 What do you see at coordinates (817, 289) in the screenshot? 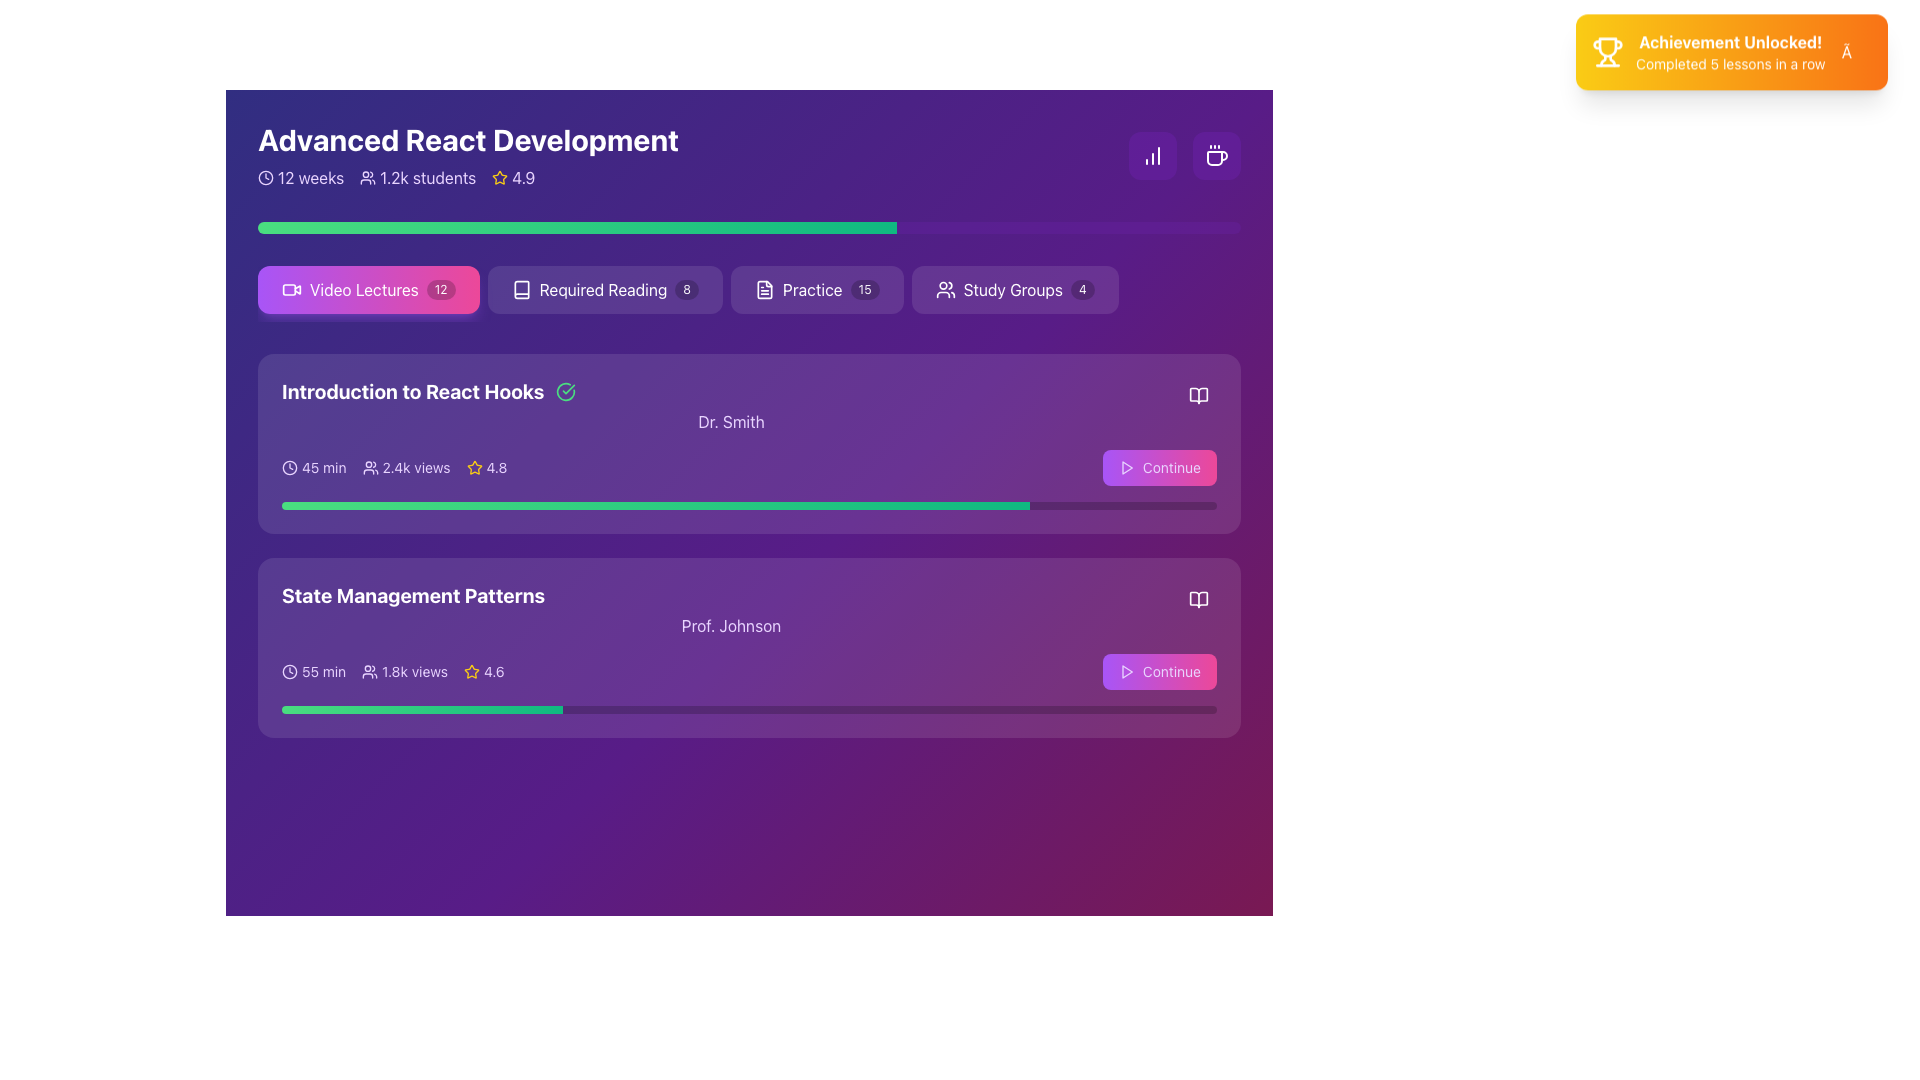
I see `the navigational button that redirects users to the 'Practice' section, which is the third button from the left in a series of four buttons, indicated by the number '15'` at bounding box center [817, 289].